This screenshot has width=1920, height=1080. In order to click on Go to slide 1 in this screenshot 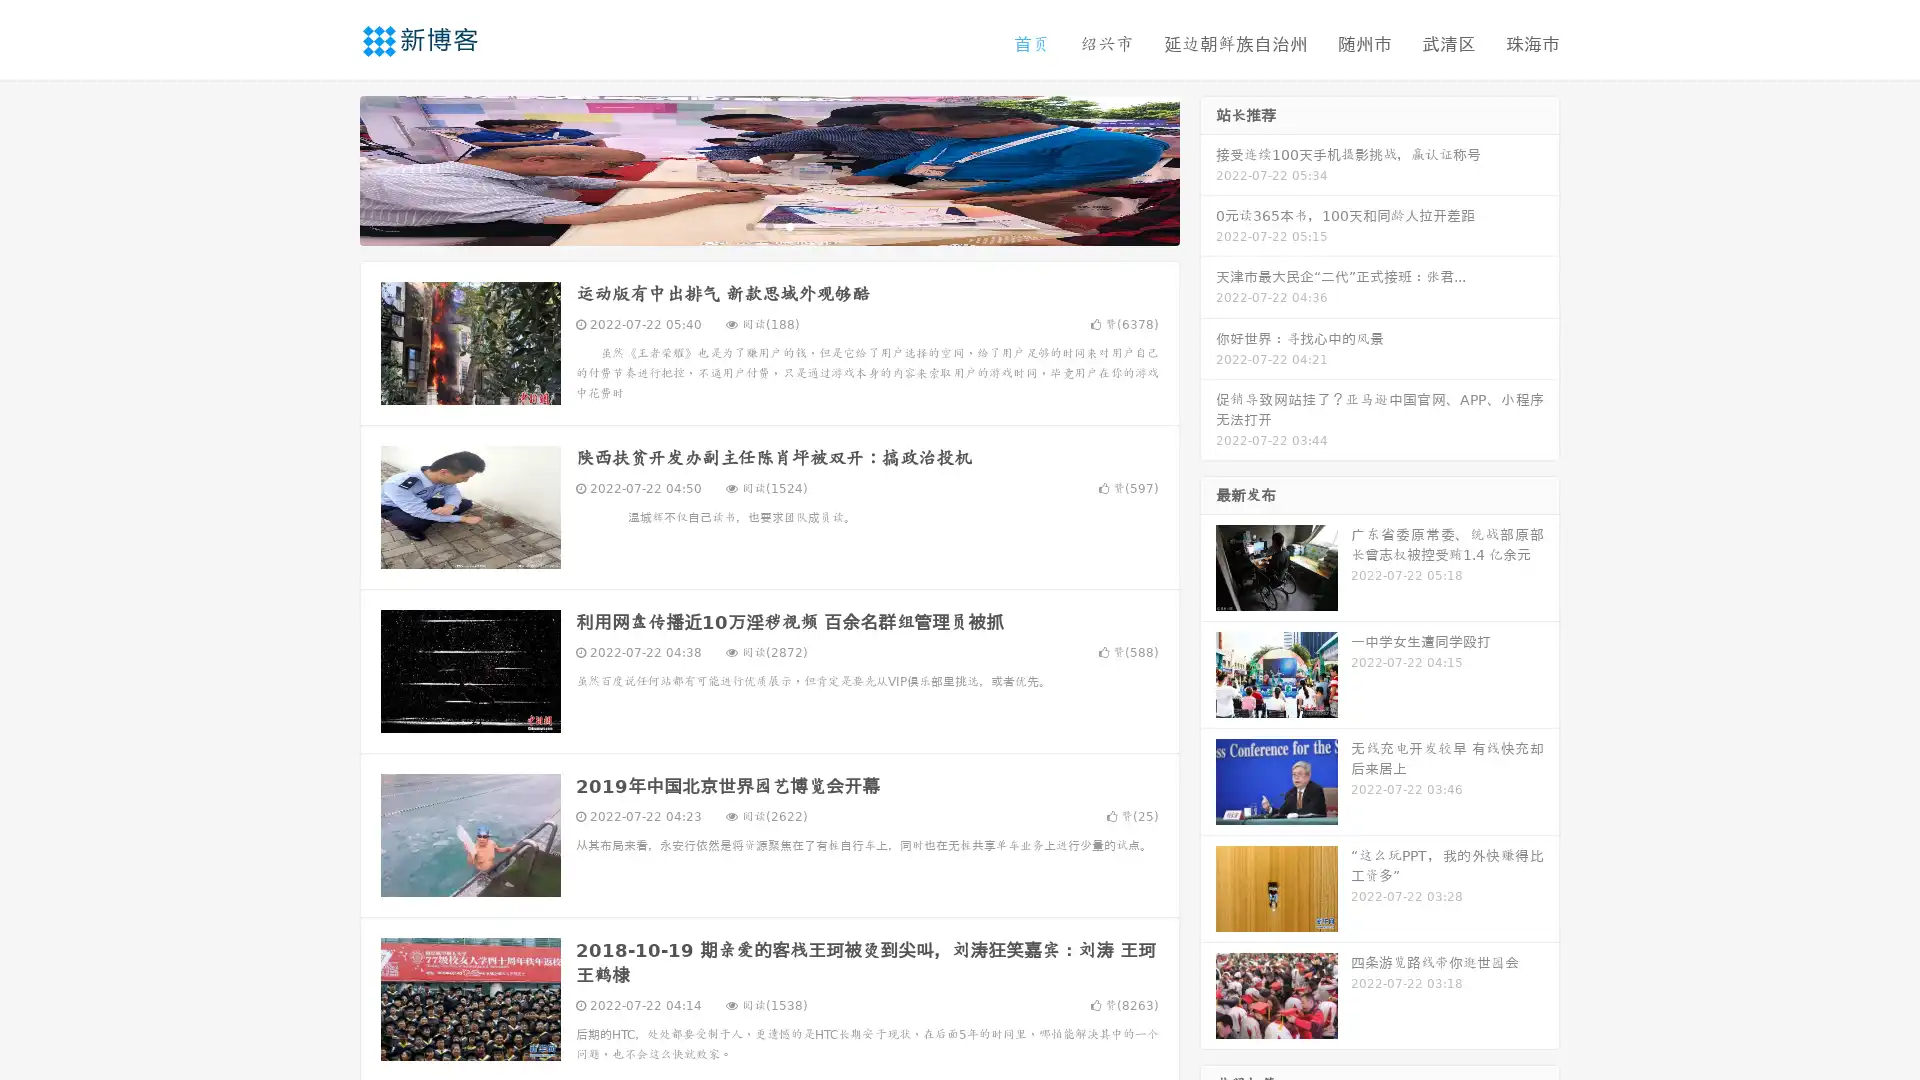, I will do `click(748, 225)`.